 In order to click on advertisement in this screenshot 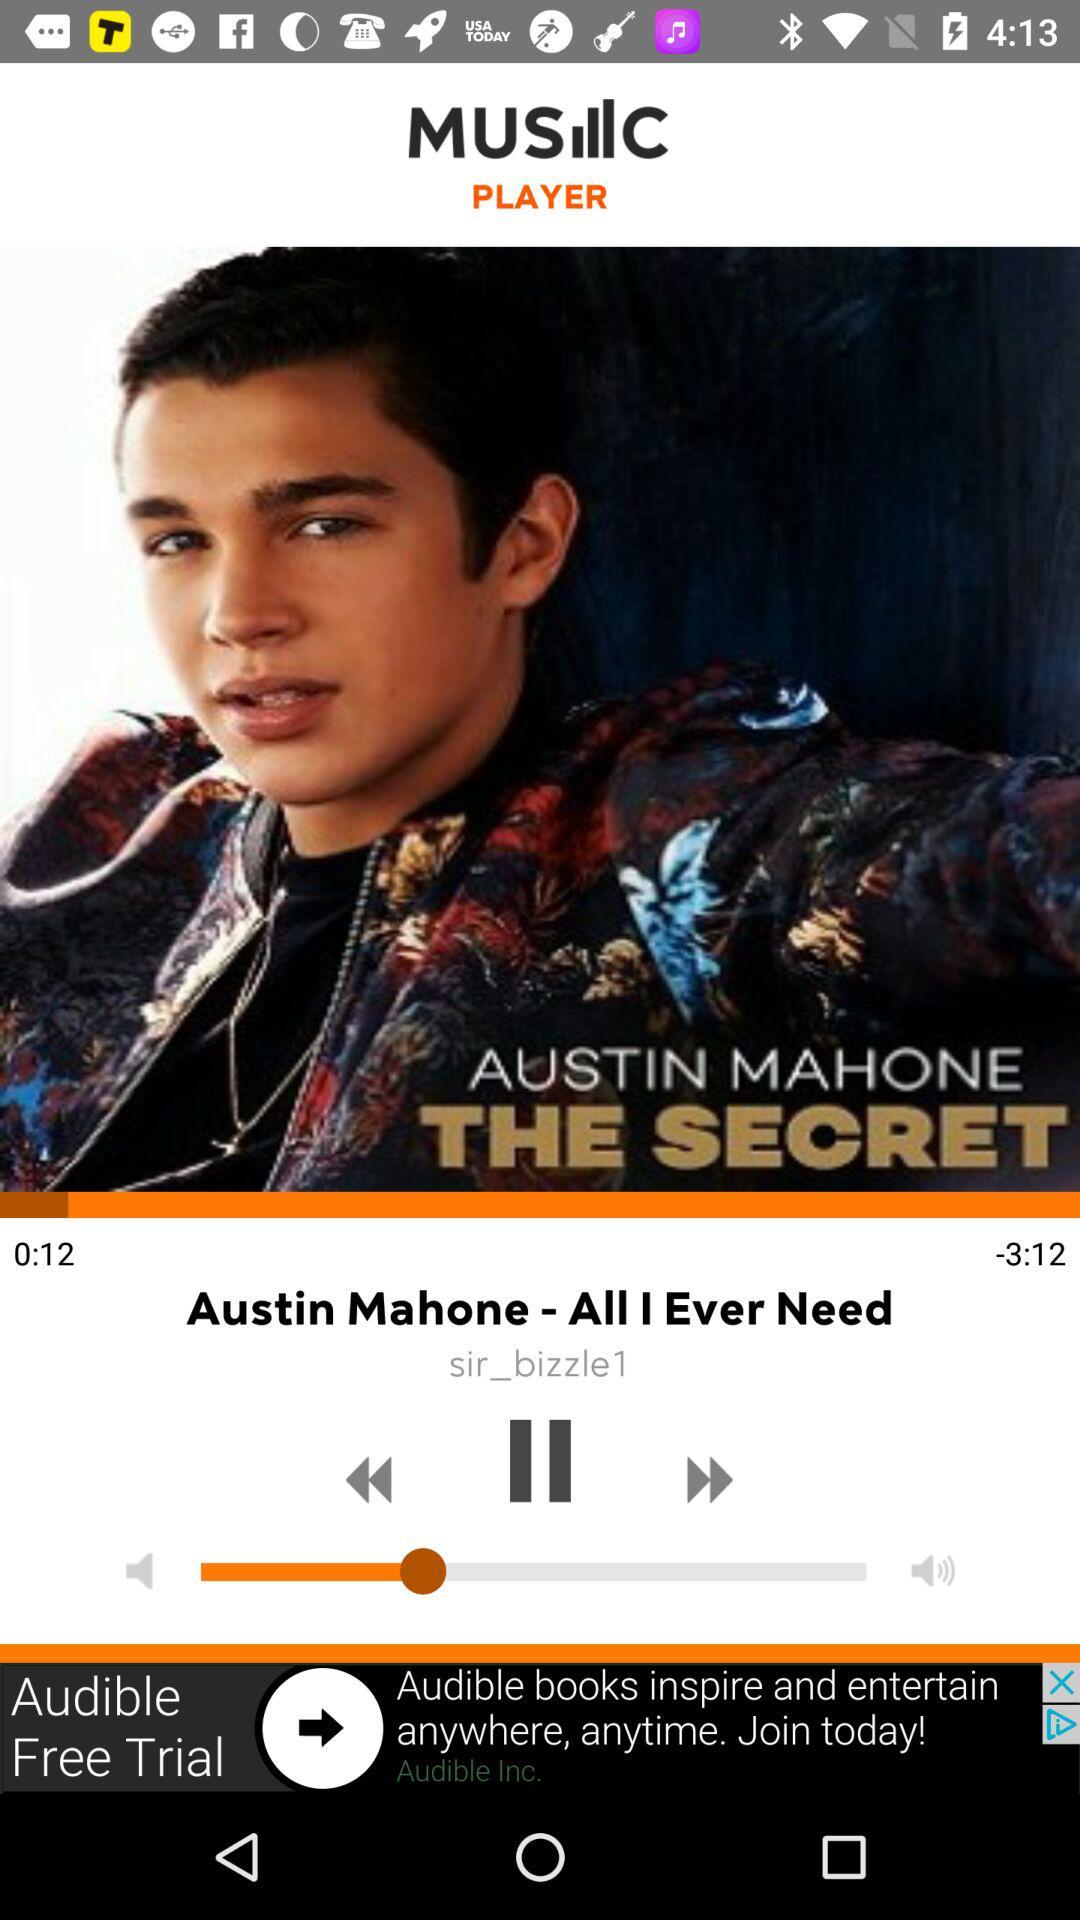, I will do `click(540, 1727)`.